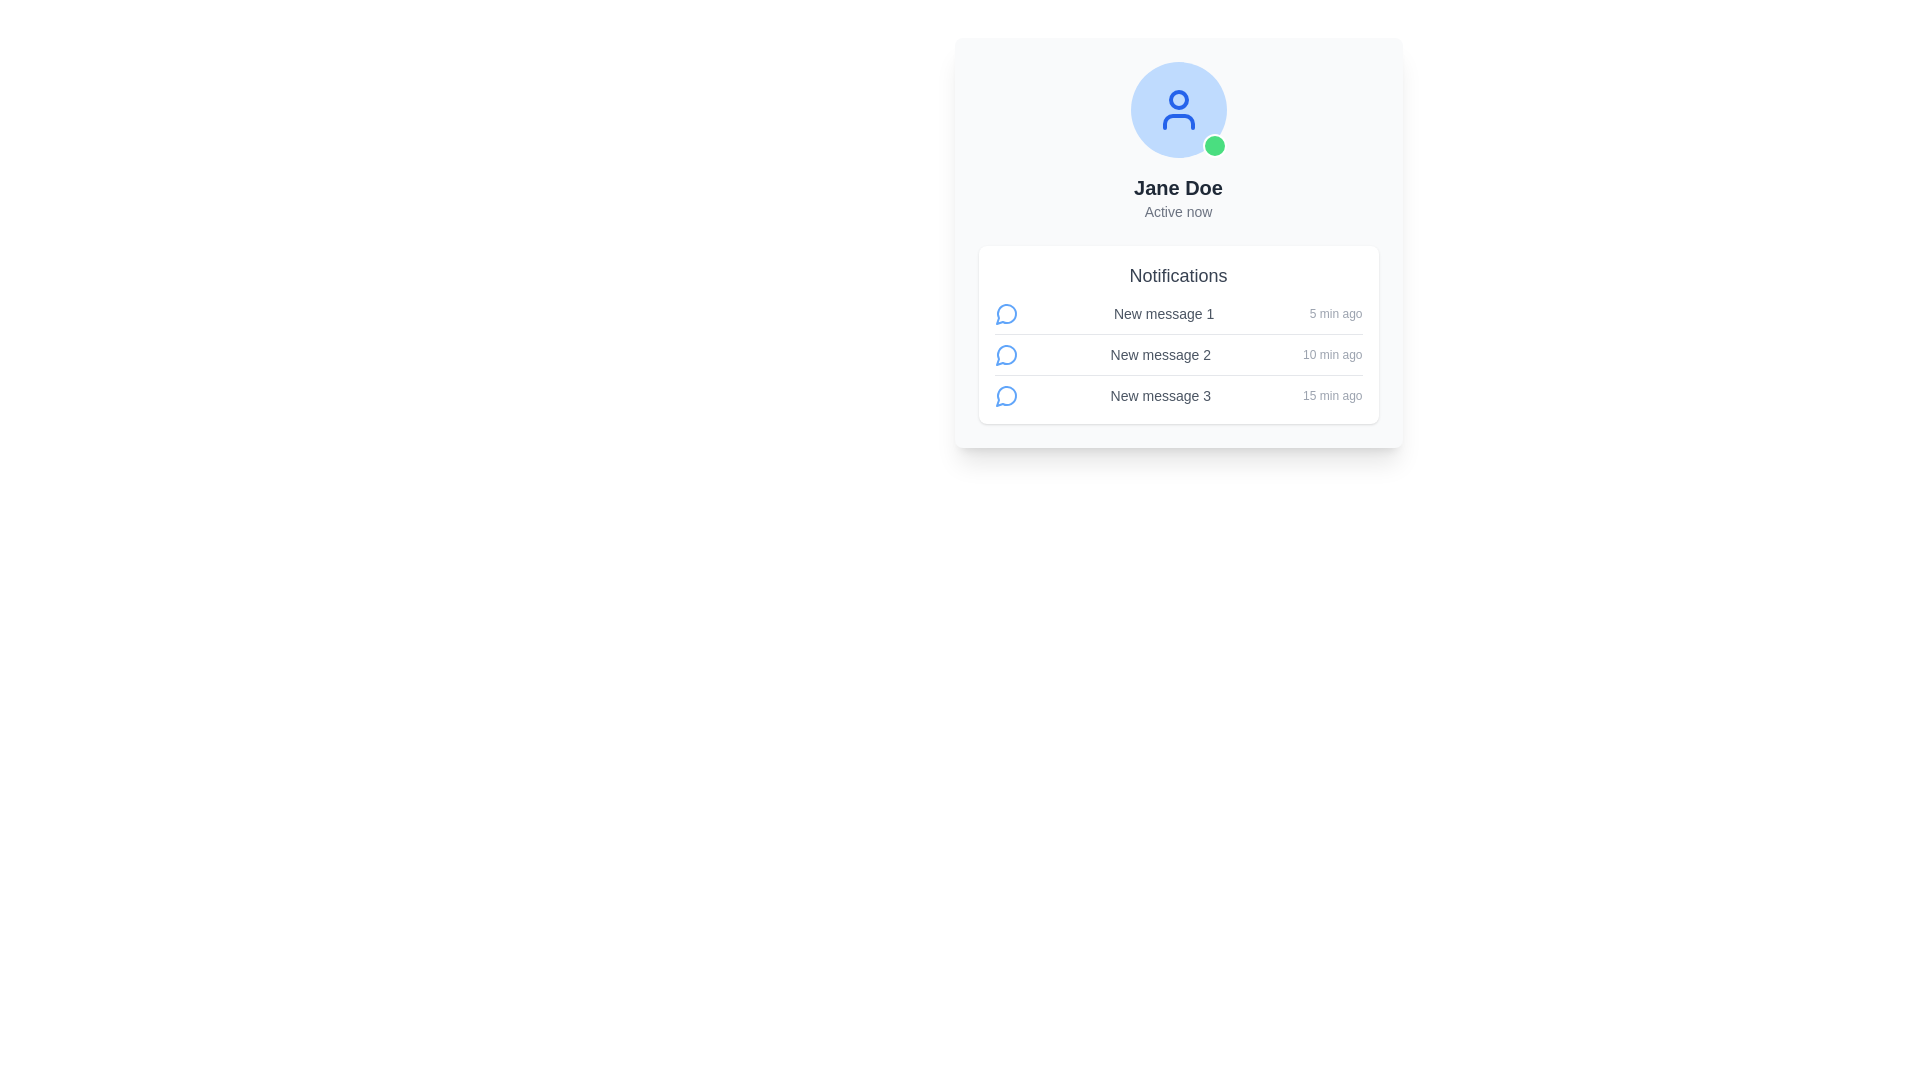  Describe the element at coordinates (1336, 313) in the screenshot. I see `the small text label displaying '5 min ago'` at that location.